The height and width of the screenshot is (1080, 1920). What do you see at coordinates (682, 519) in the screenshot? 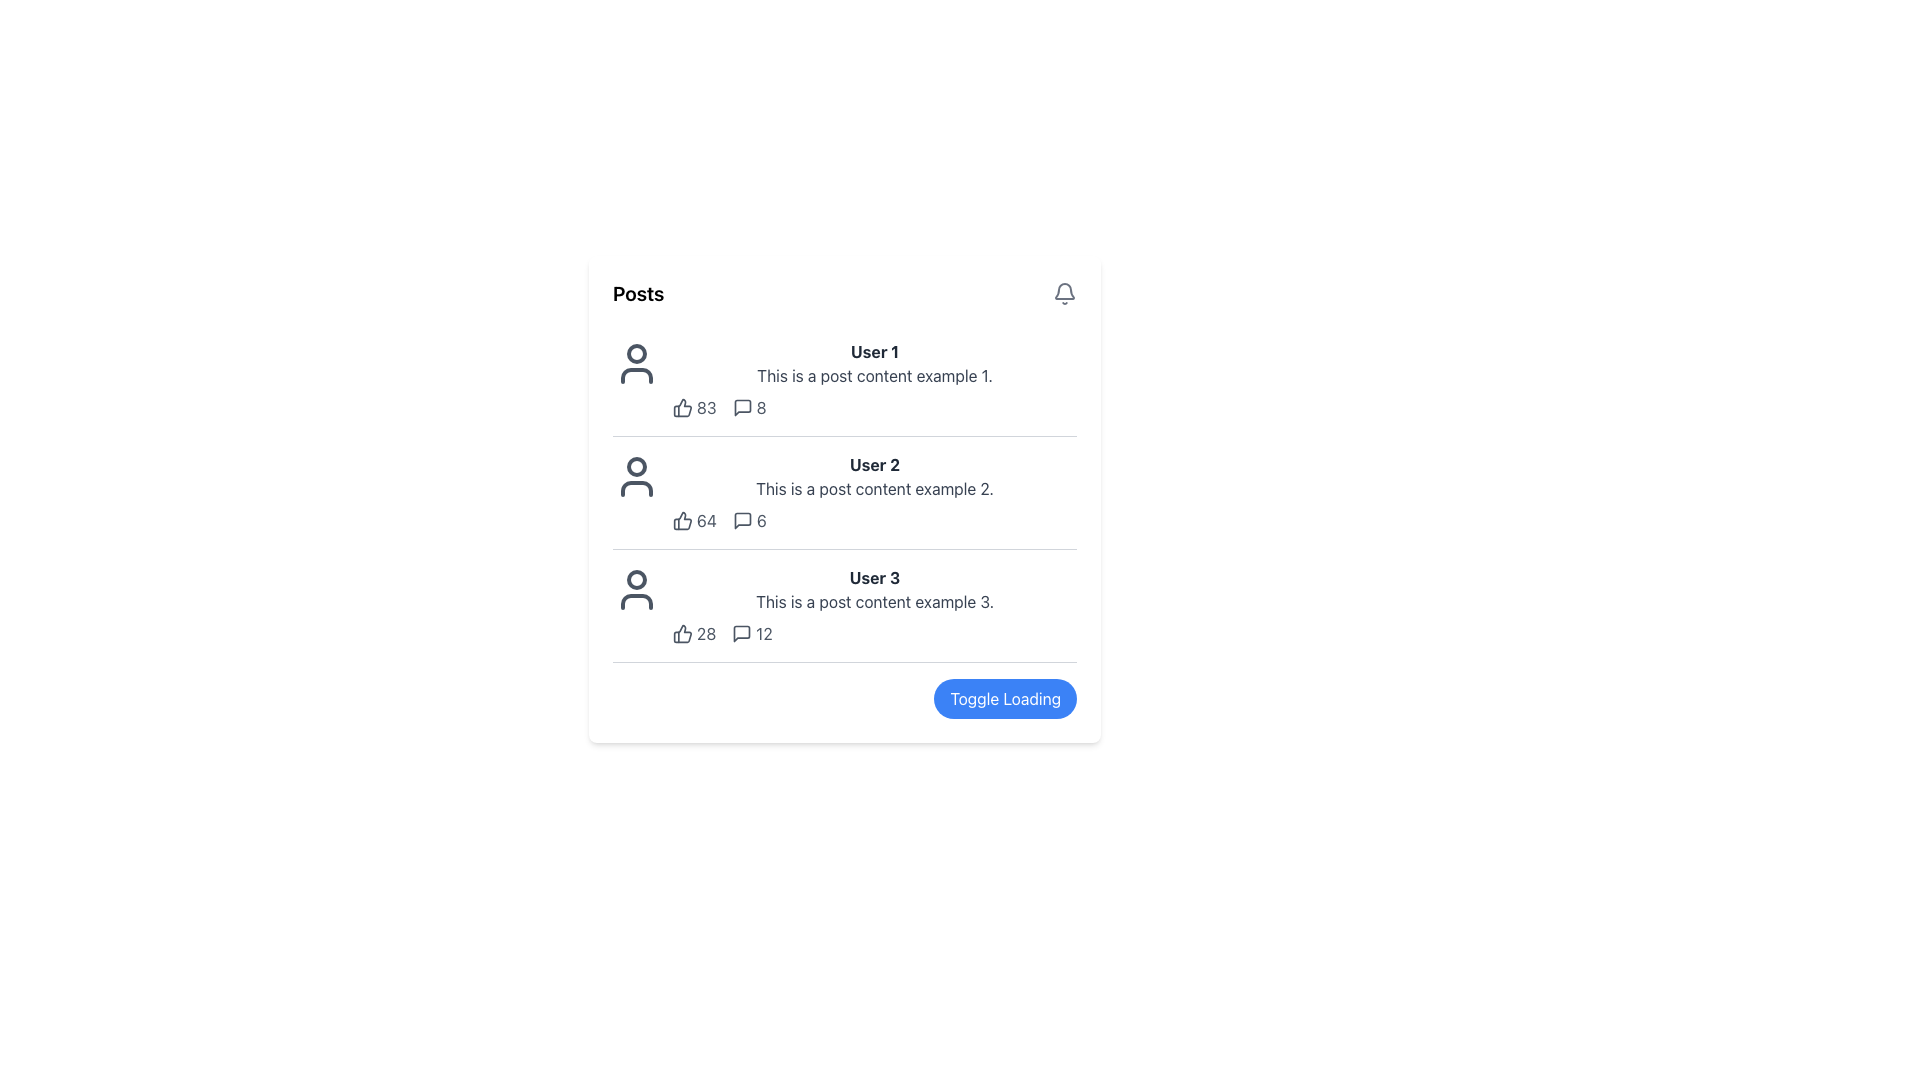
I see `the reaction indicator icon located below the text content of the second user posting block to express approval` at bounding box center [682, 519].